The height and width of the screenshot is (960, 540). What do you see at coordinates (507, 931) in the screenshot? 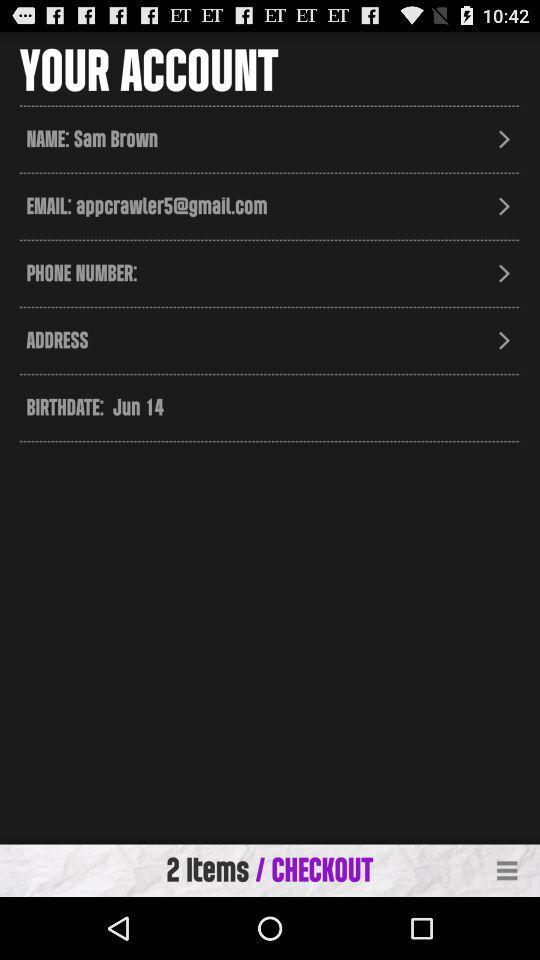
I see `the menu icon` at bounding box center [507, 931].